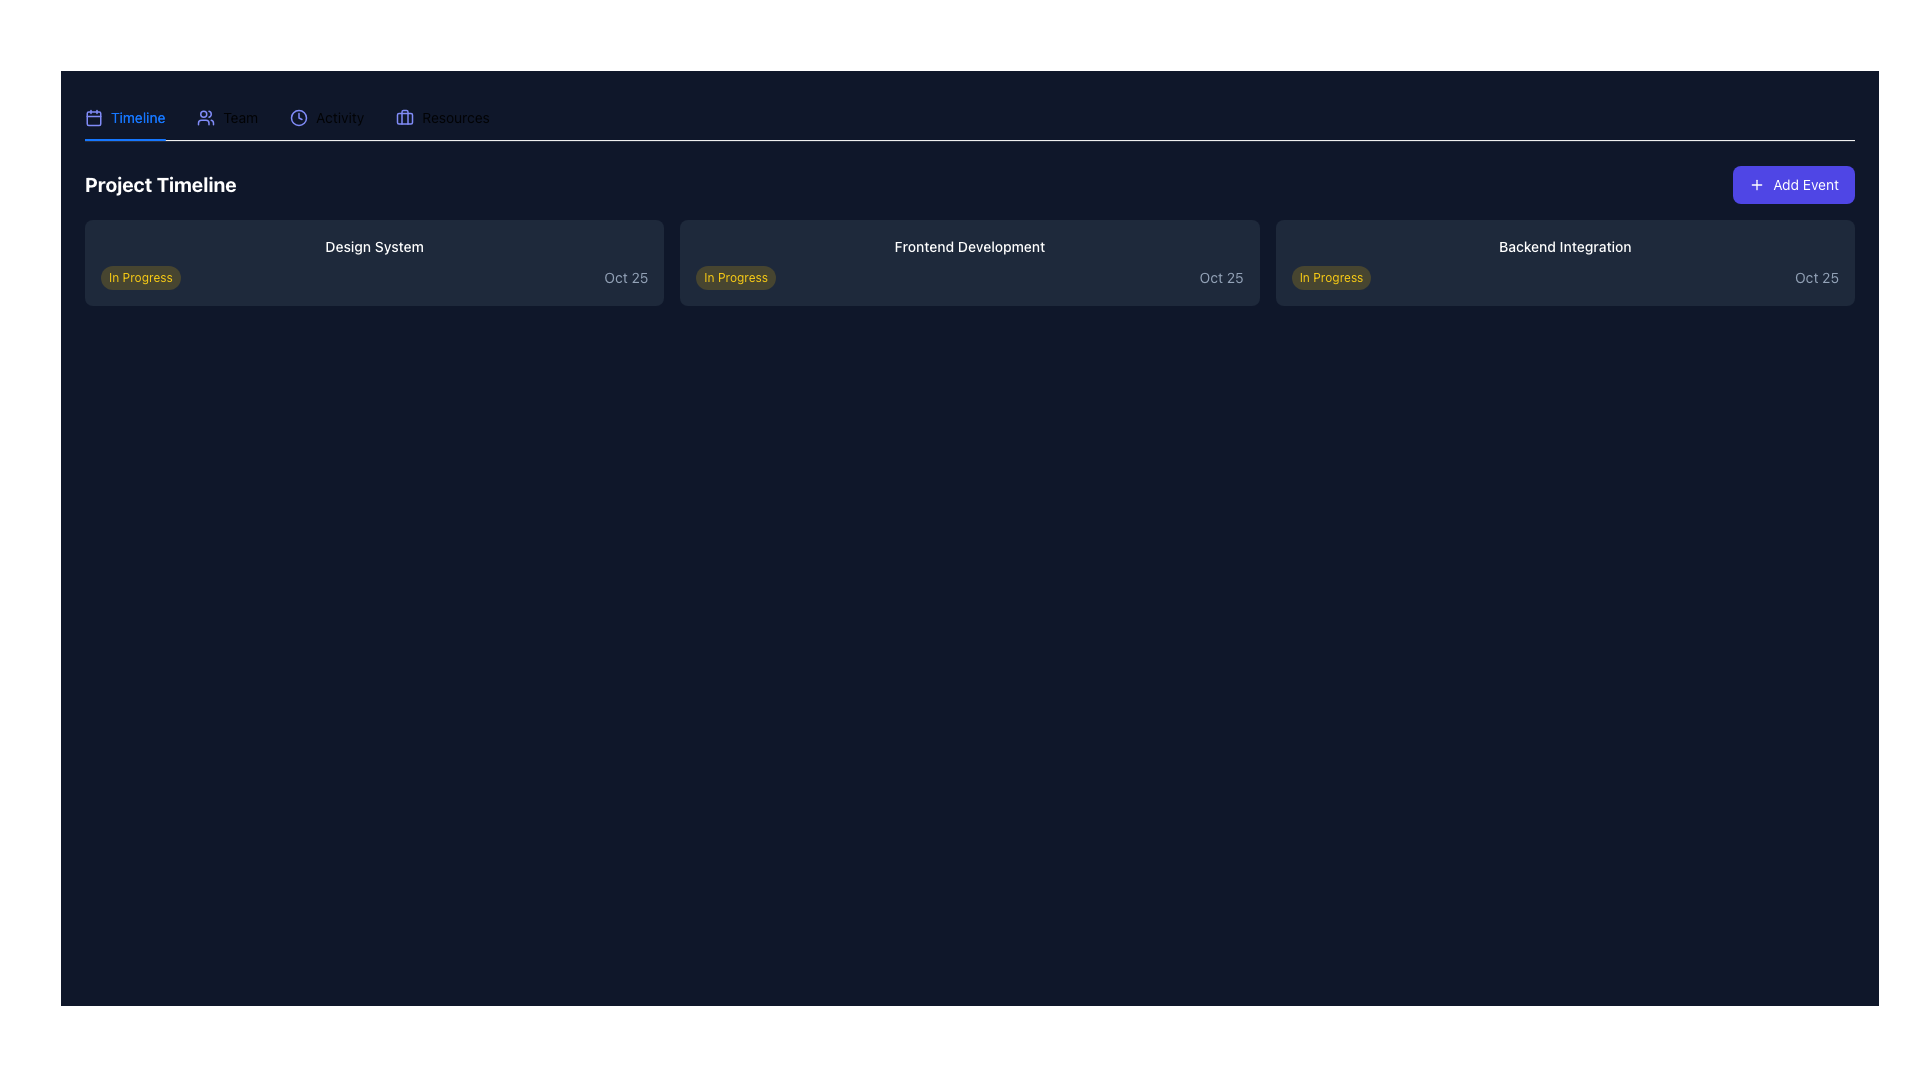 The image size is (1920, 1080). Describe the element at coordinates (1794, 185) in the screenshot. I see `the purple button with rounded edges labeled 'Add Event'` at that location.